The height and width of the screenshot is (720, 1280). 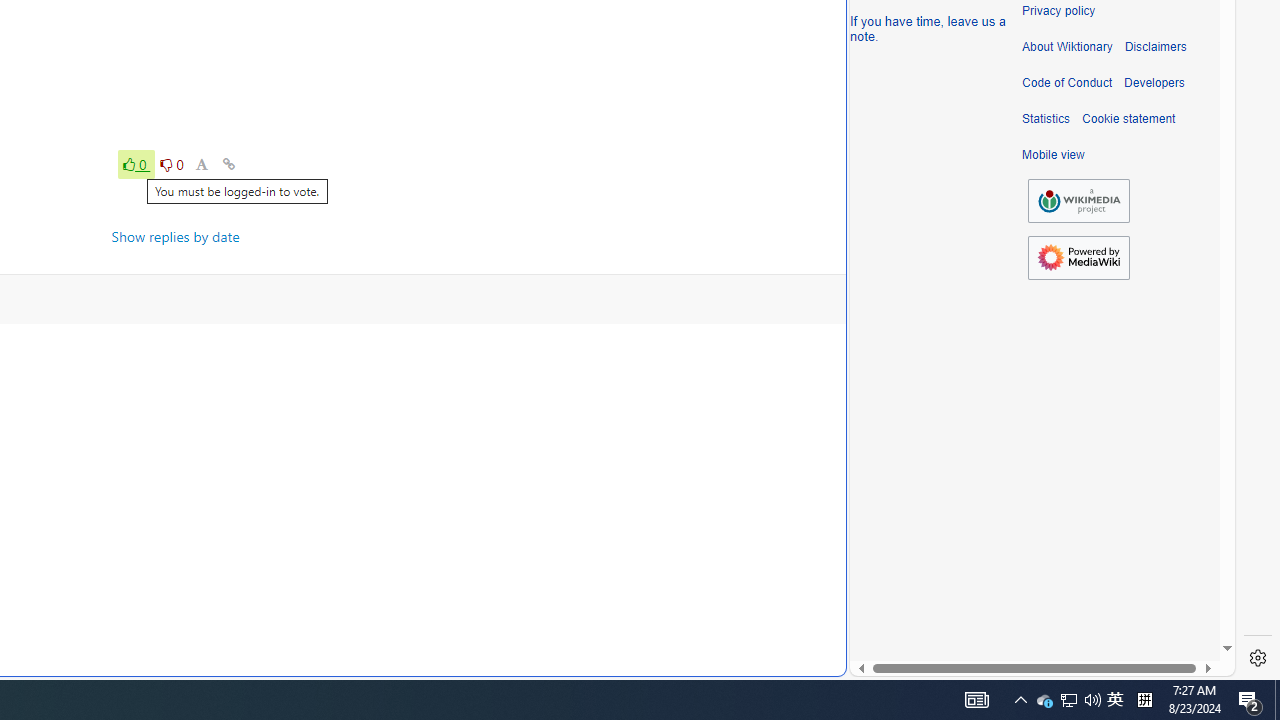 I want to click on 'Code of Conduct', so click(x=1066, y=82).